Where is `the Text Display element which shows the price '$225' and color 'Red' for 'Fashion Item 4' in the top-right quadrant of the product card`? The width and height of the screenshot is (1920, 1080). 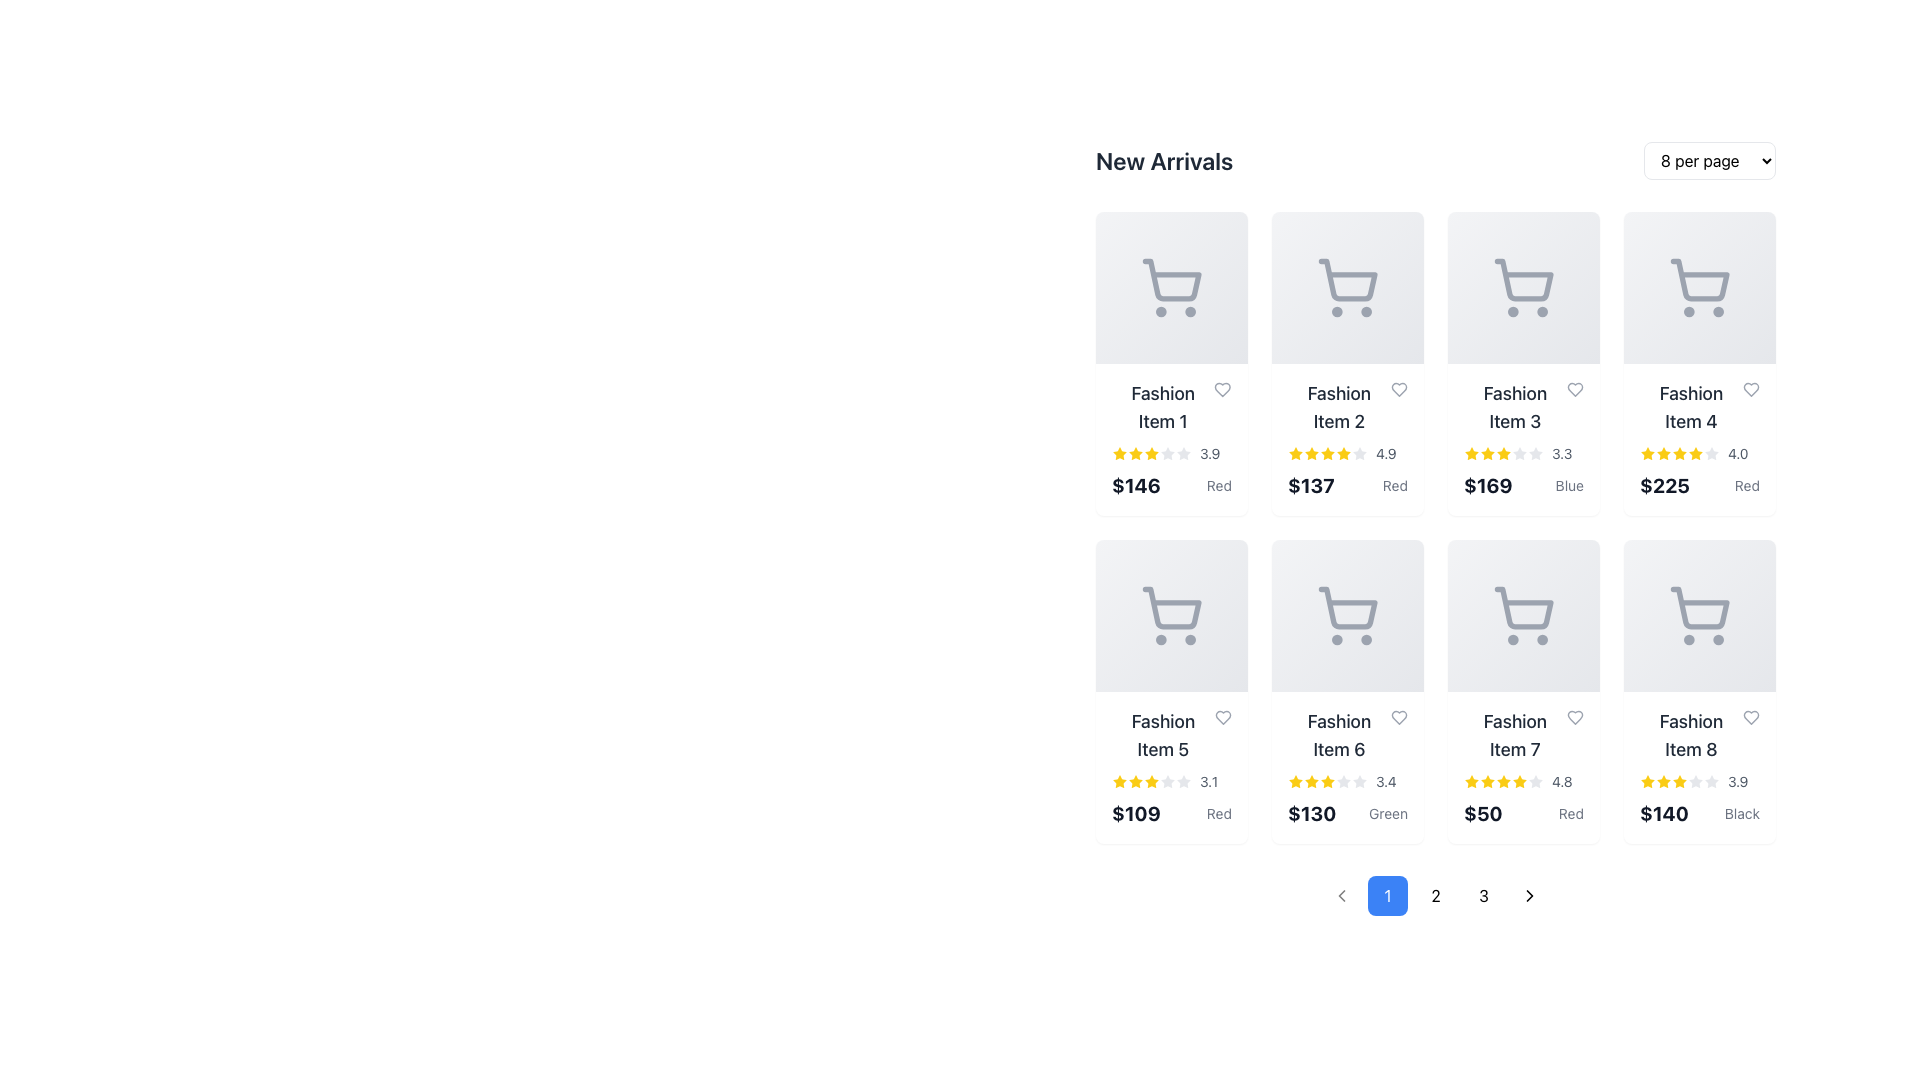
the Text Display element which shows the price '$225' and color 'Red' for 'Fashion Item 4' in the top-right quadrant of the product card is located at coordinates (1698, 486).